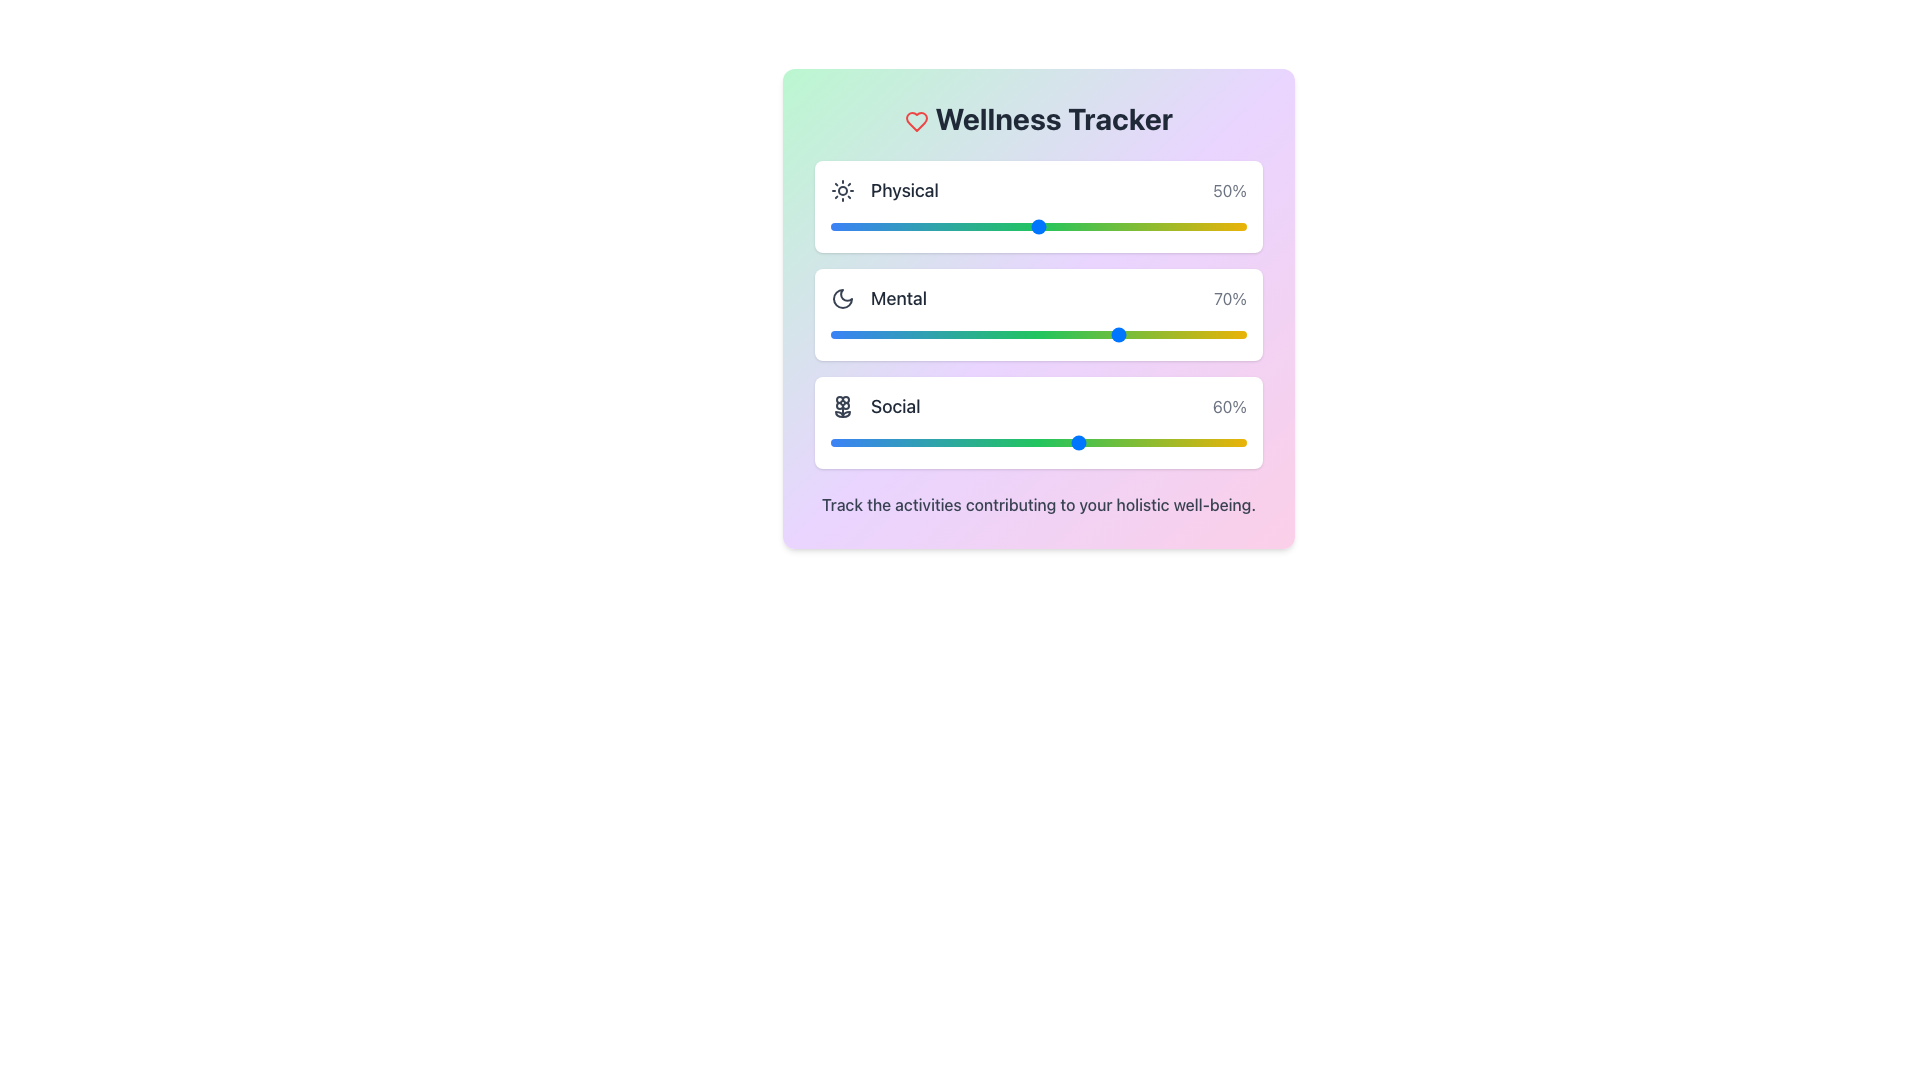 The height and width of the screenshot is (1080, 1920). Describe the element at coordinates (843, 299) in the screenshot. I see `the crescent moon icon in the 'Wellness Tracker' interface, which is gray and located to the left of the 'Mental' text label` at that location.